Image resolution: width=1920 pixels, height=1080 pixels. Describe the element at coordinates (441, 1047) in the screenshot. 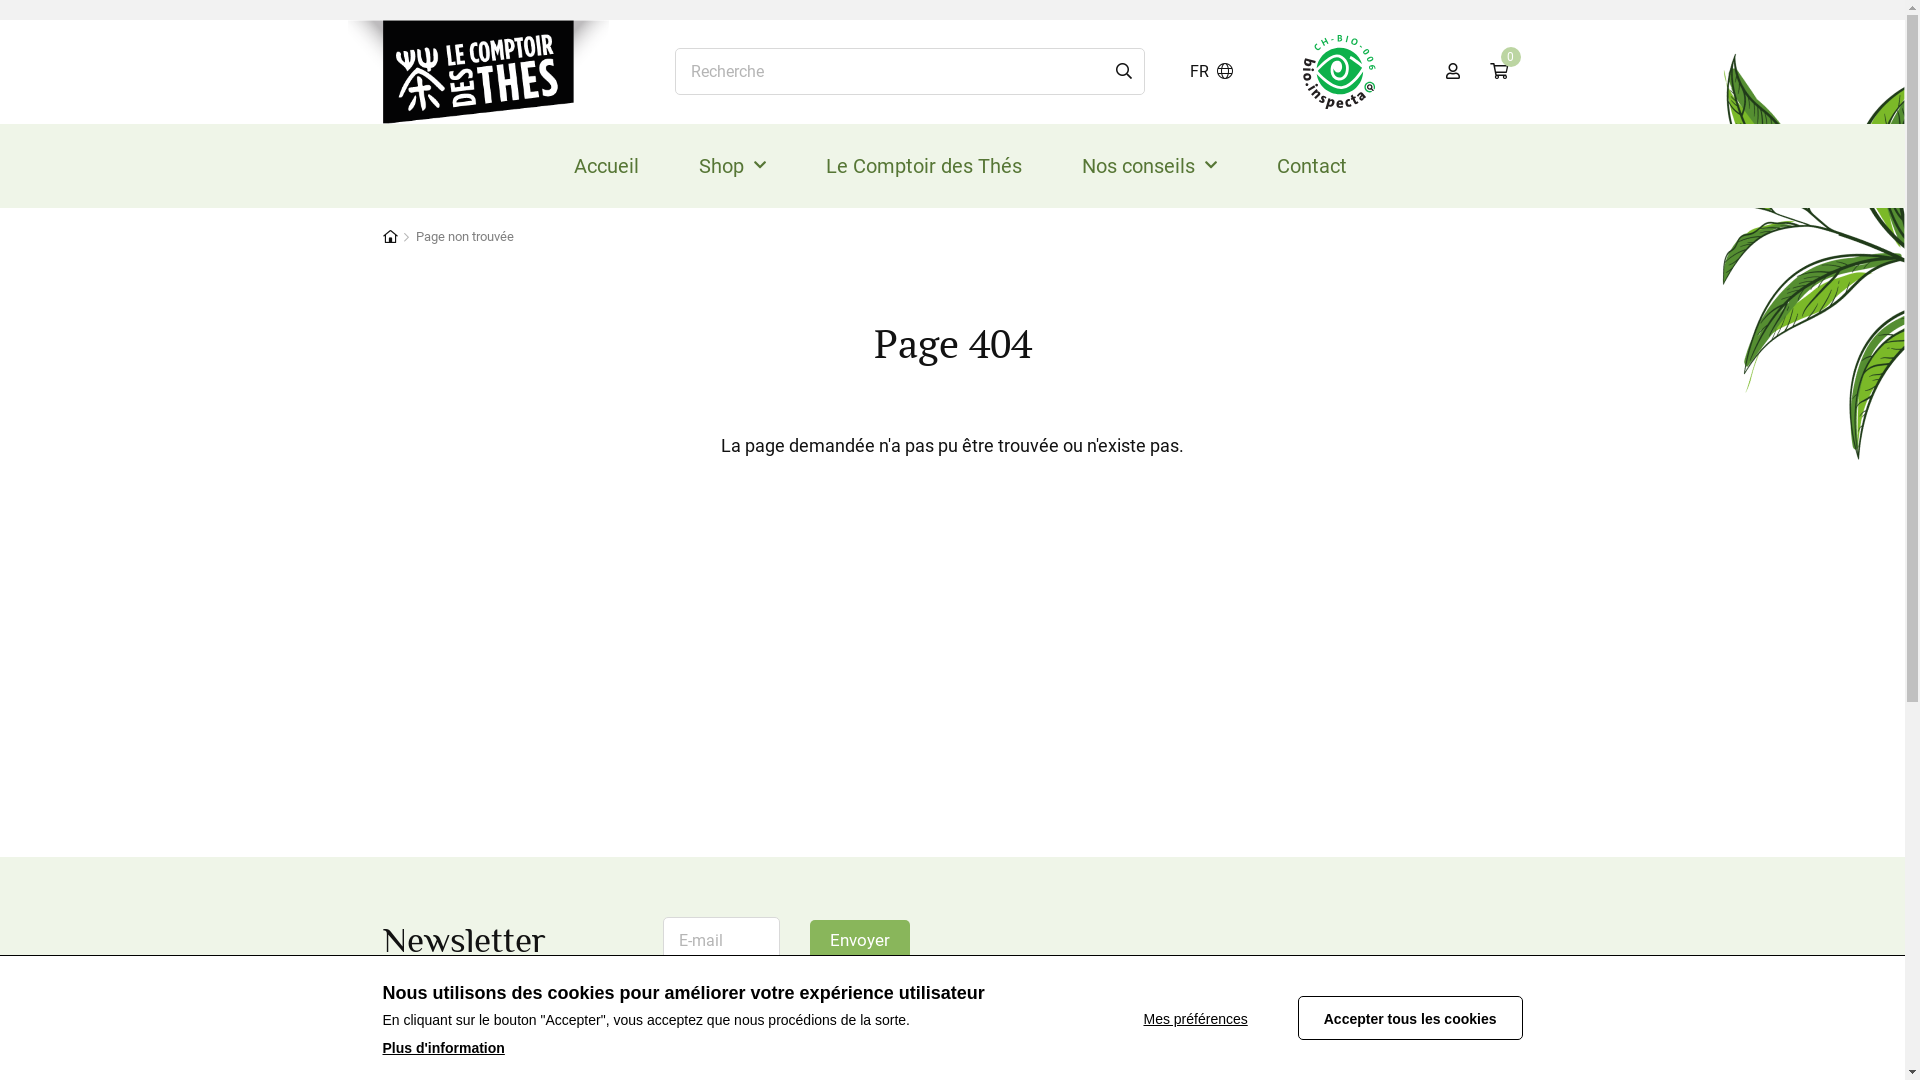

I see `'Plus d'information'` at that location.